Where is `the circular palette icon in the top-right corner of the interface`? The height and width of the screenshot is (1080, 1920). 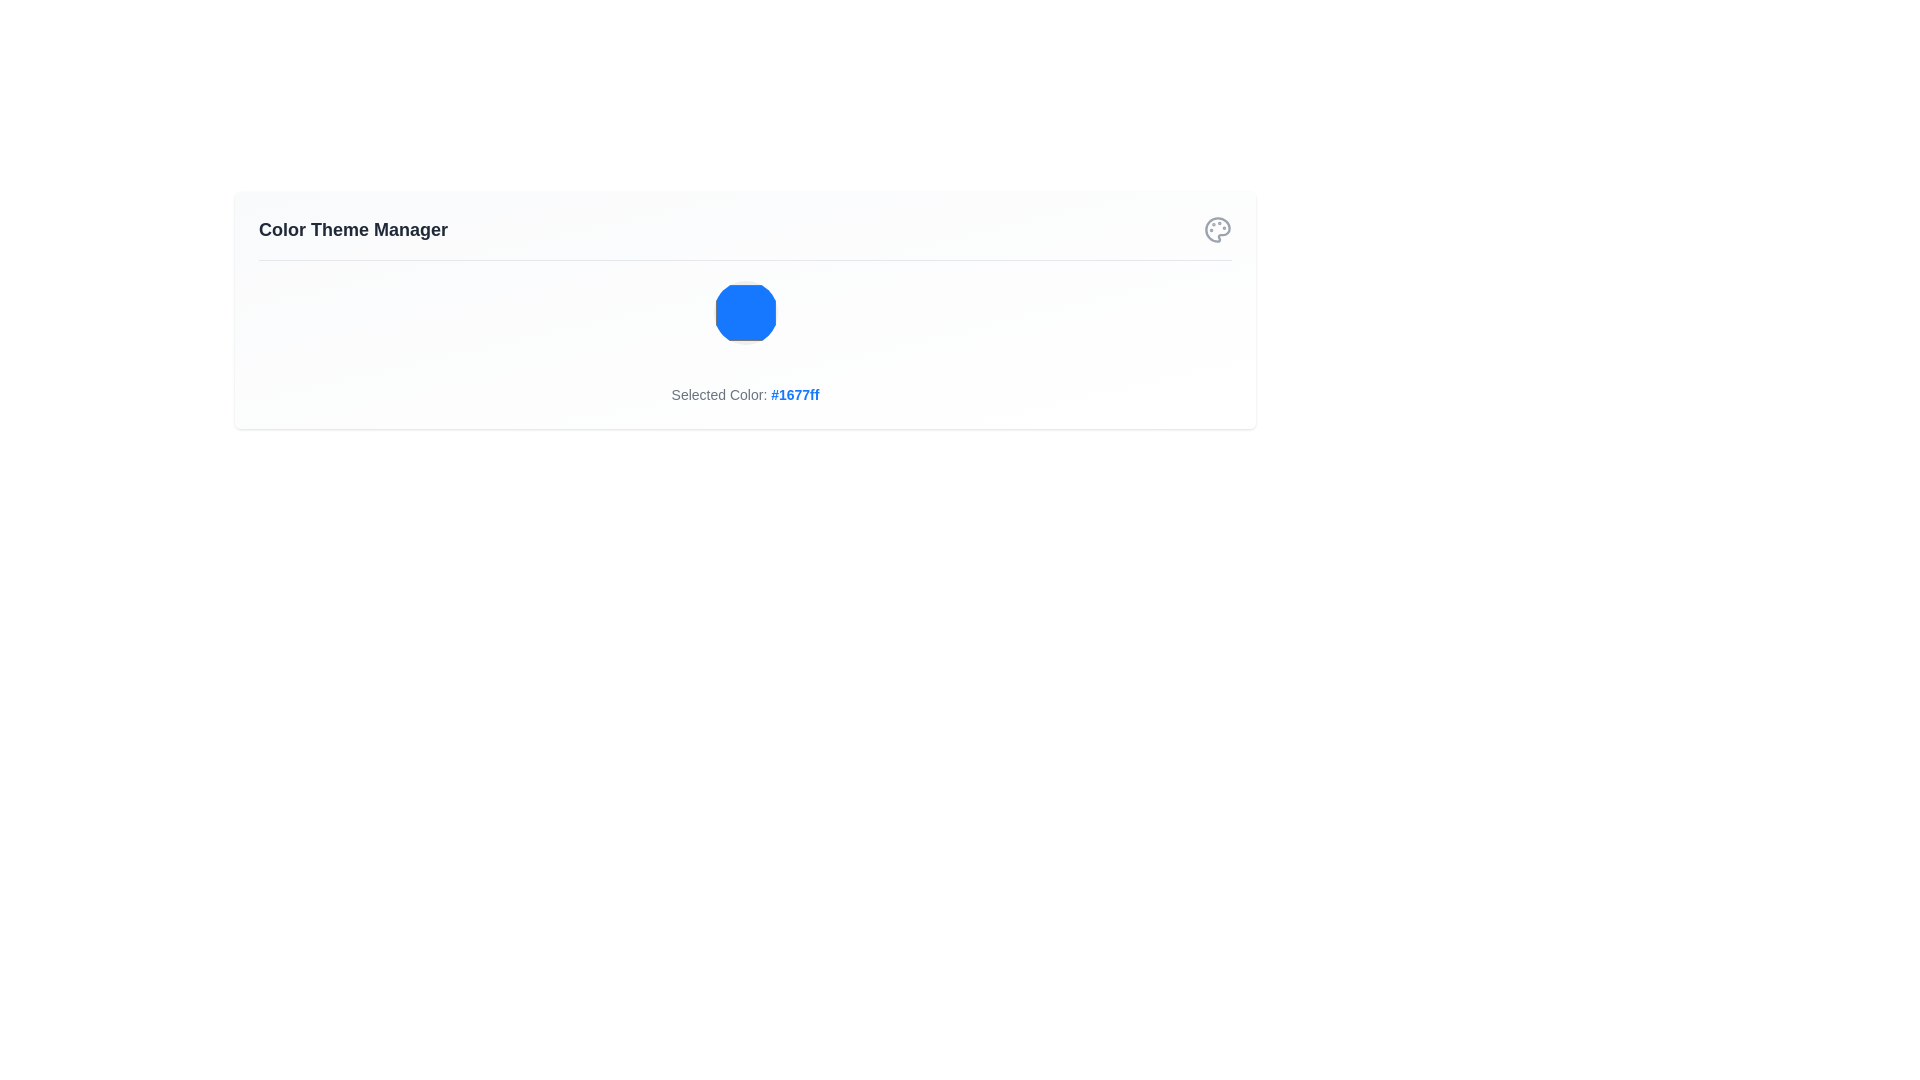 the circular palette icon in the top-right corner of the interface is located at coordinates (1217, 229).